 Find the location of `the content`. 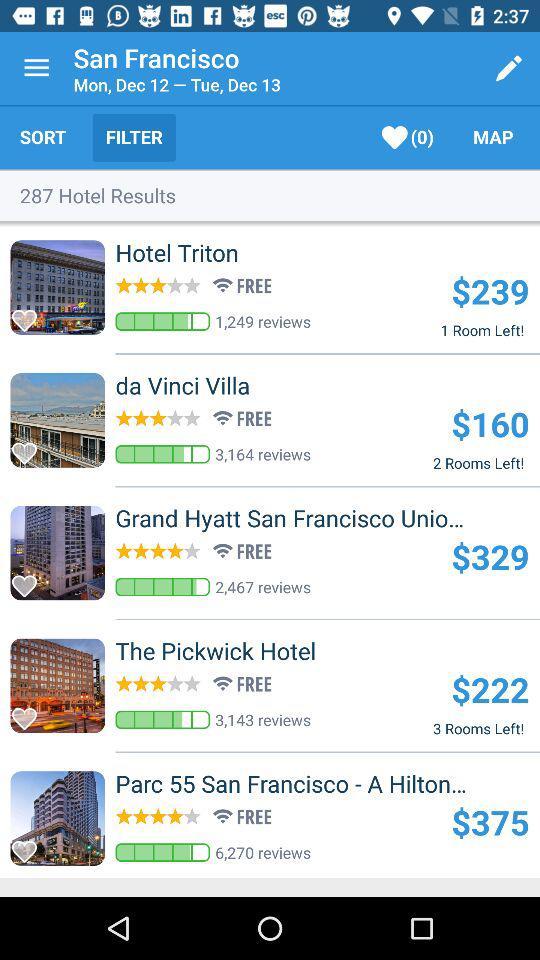

the content is located at coordinates (29, 845).